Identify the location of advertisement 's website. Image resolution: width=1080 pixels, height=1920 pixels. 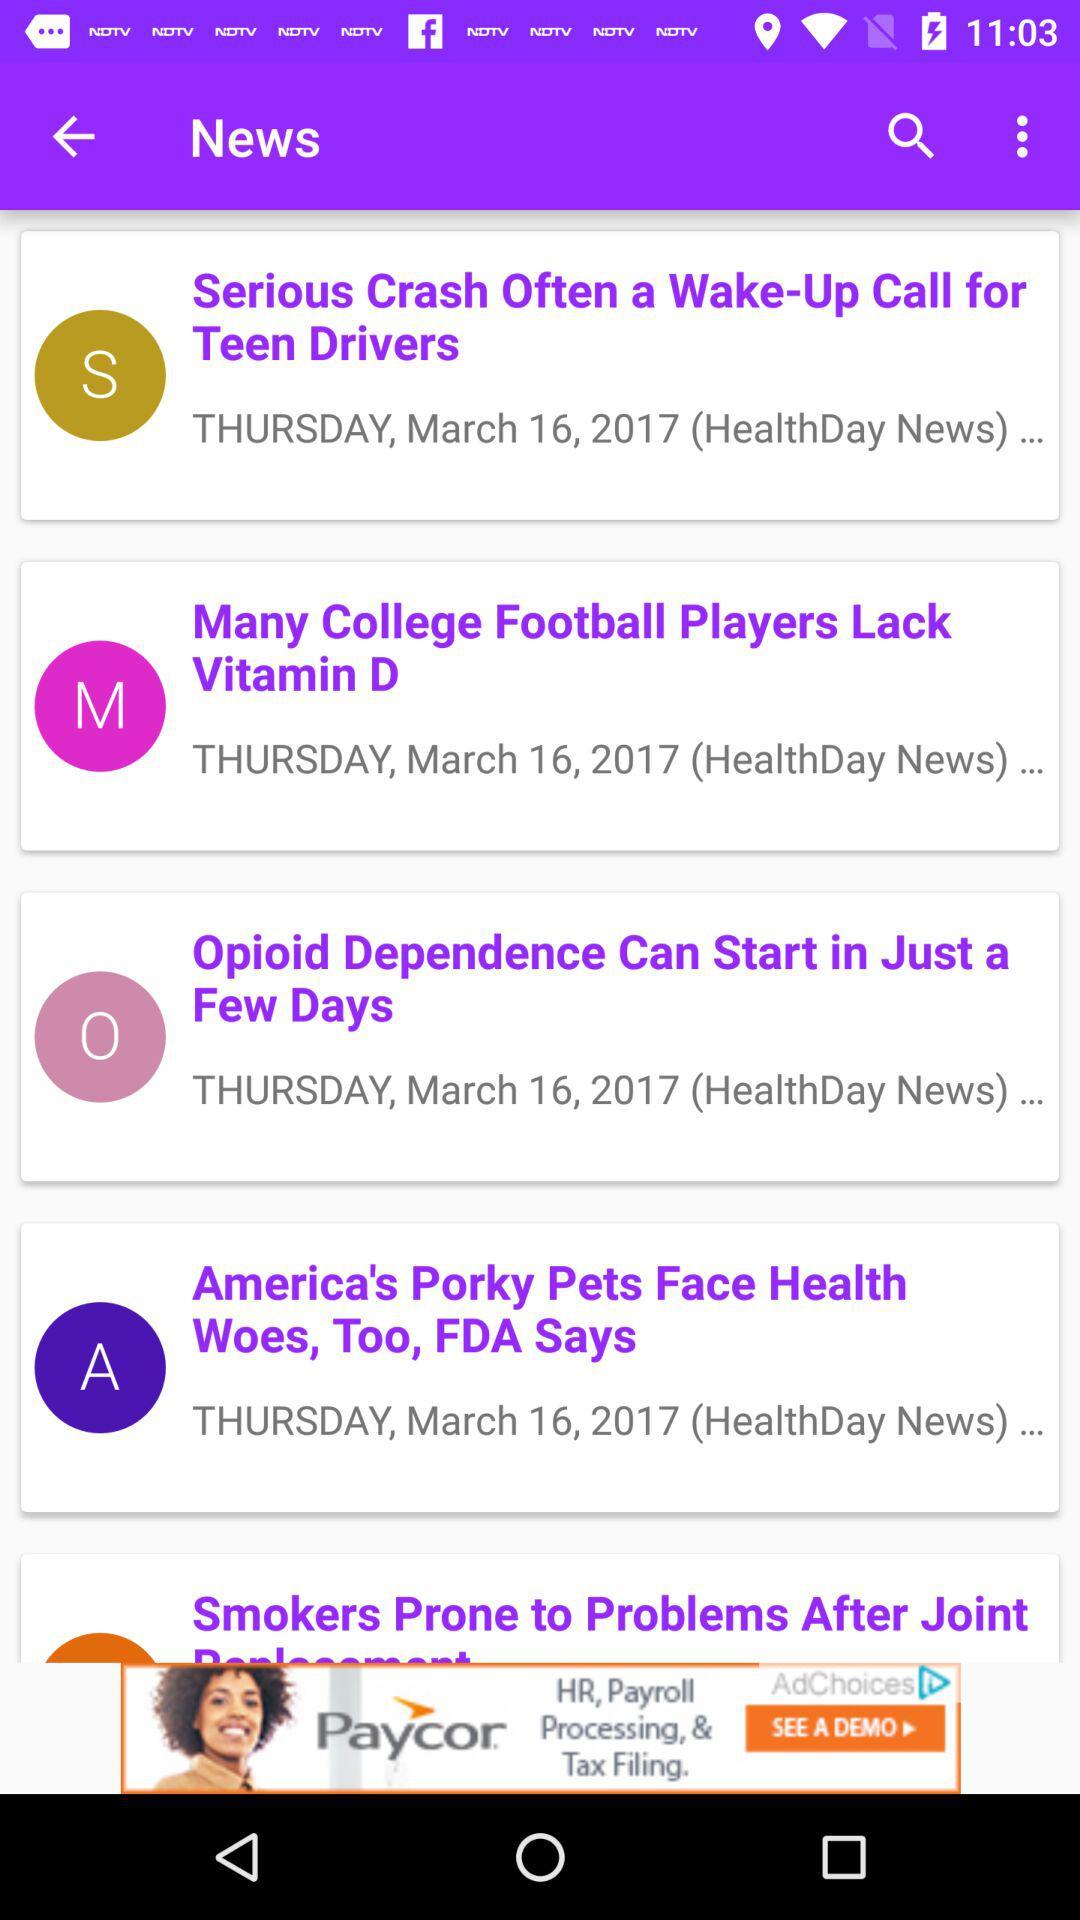
(540, 1727).